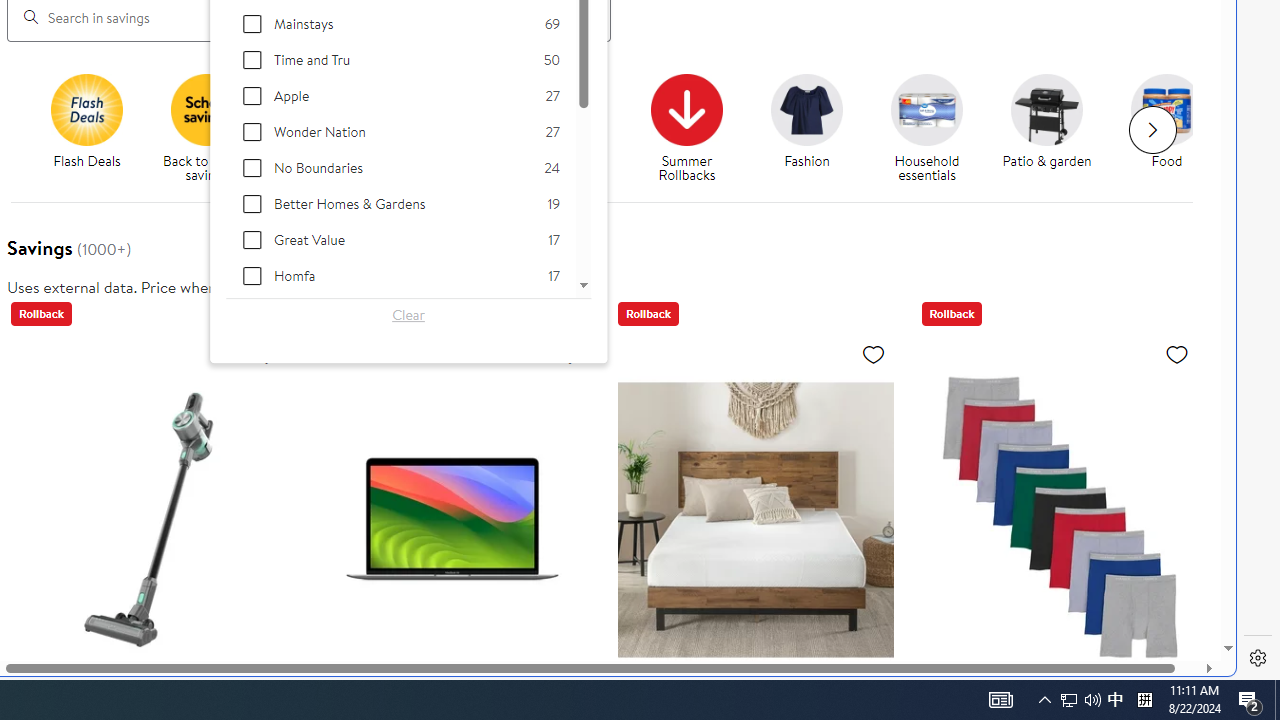  I want to click on 'Household essentials', so click(934, 129).